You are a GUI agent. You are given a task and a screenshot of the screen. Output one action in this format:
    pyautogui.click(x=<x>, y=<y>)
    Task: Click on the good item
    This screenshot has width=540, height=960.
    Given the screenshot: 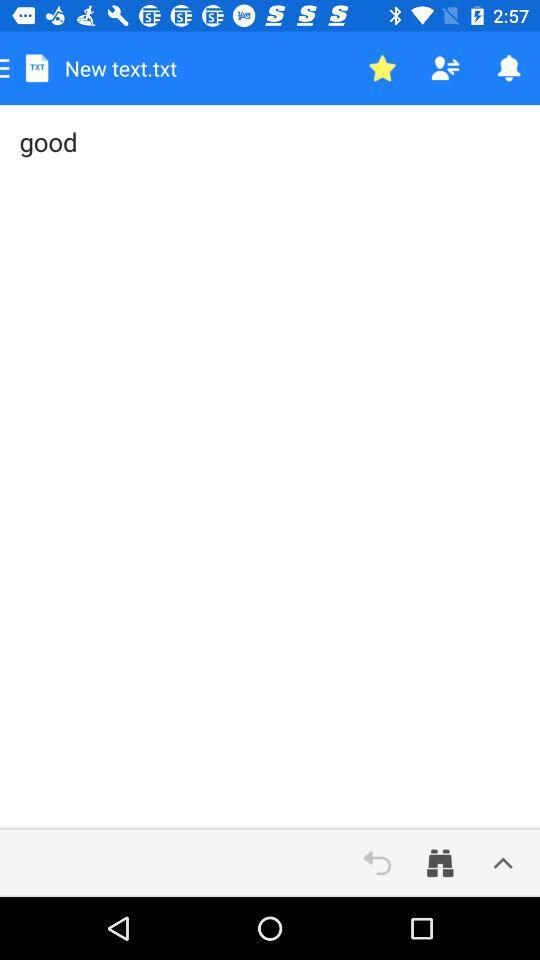 What is the action you would take?
    pyautogui.click(x=270, y=467)
    